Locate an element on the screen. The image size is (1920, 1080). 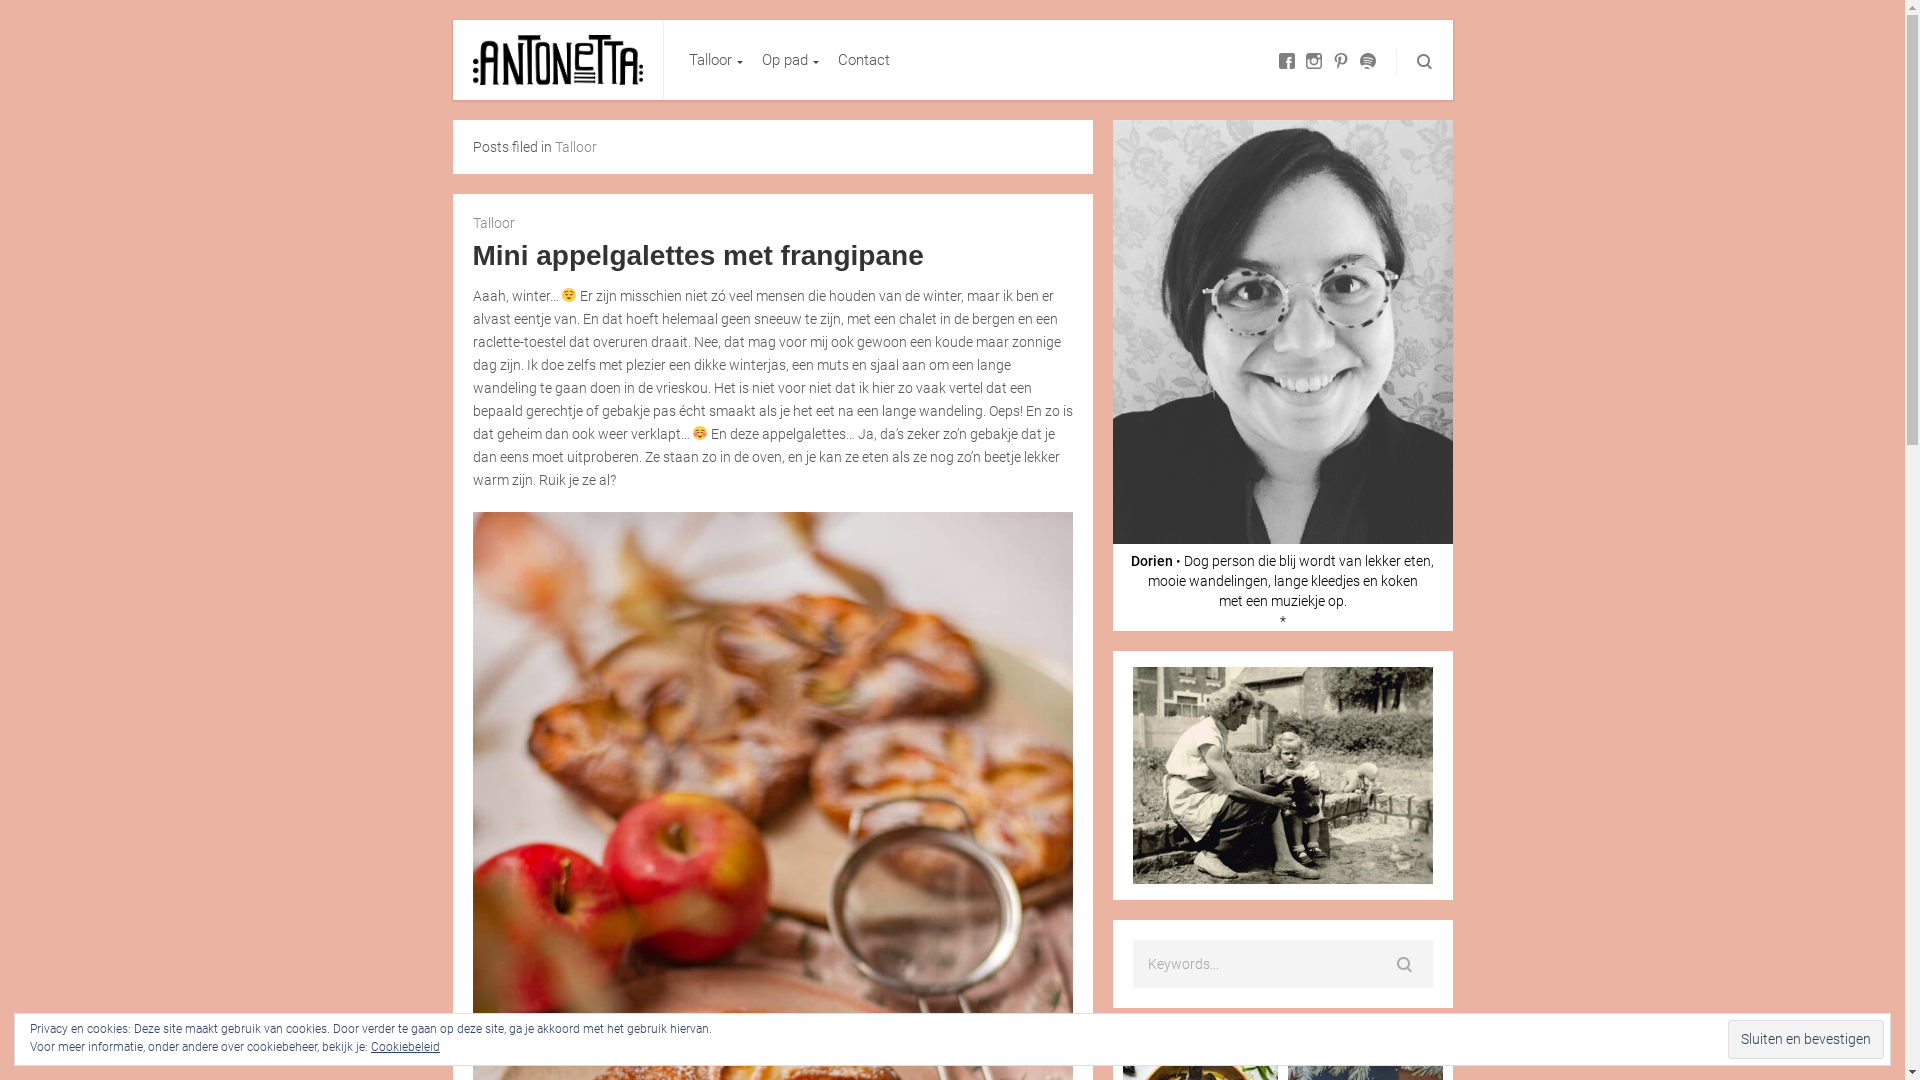
'Op pad' is located at coordinates (786, 59).